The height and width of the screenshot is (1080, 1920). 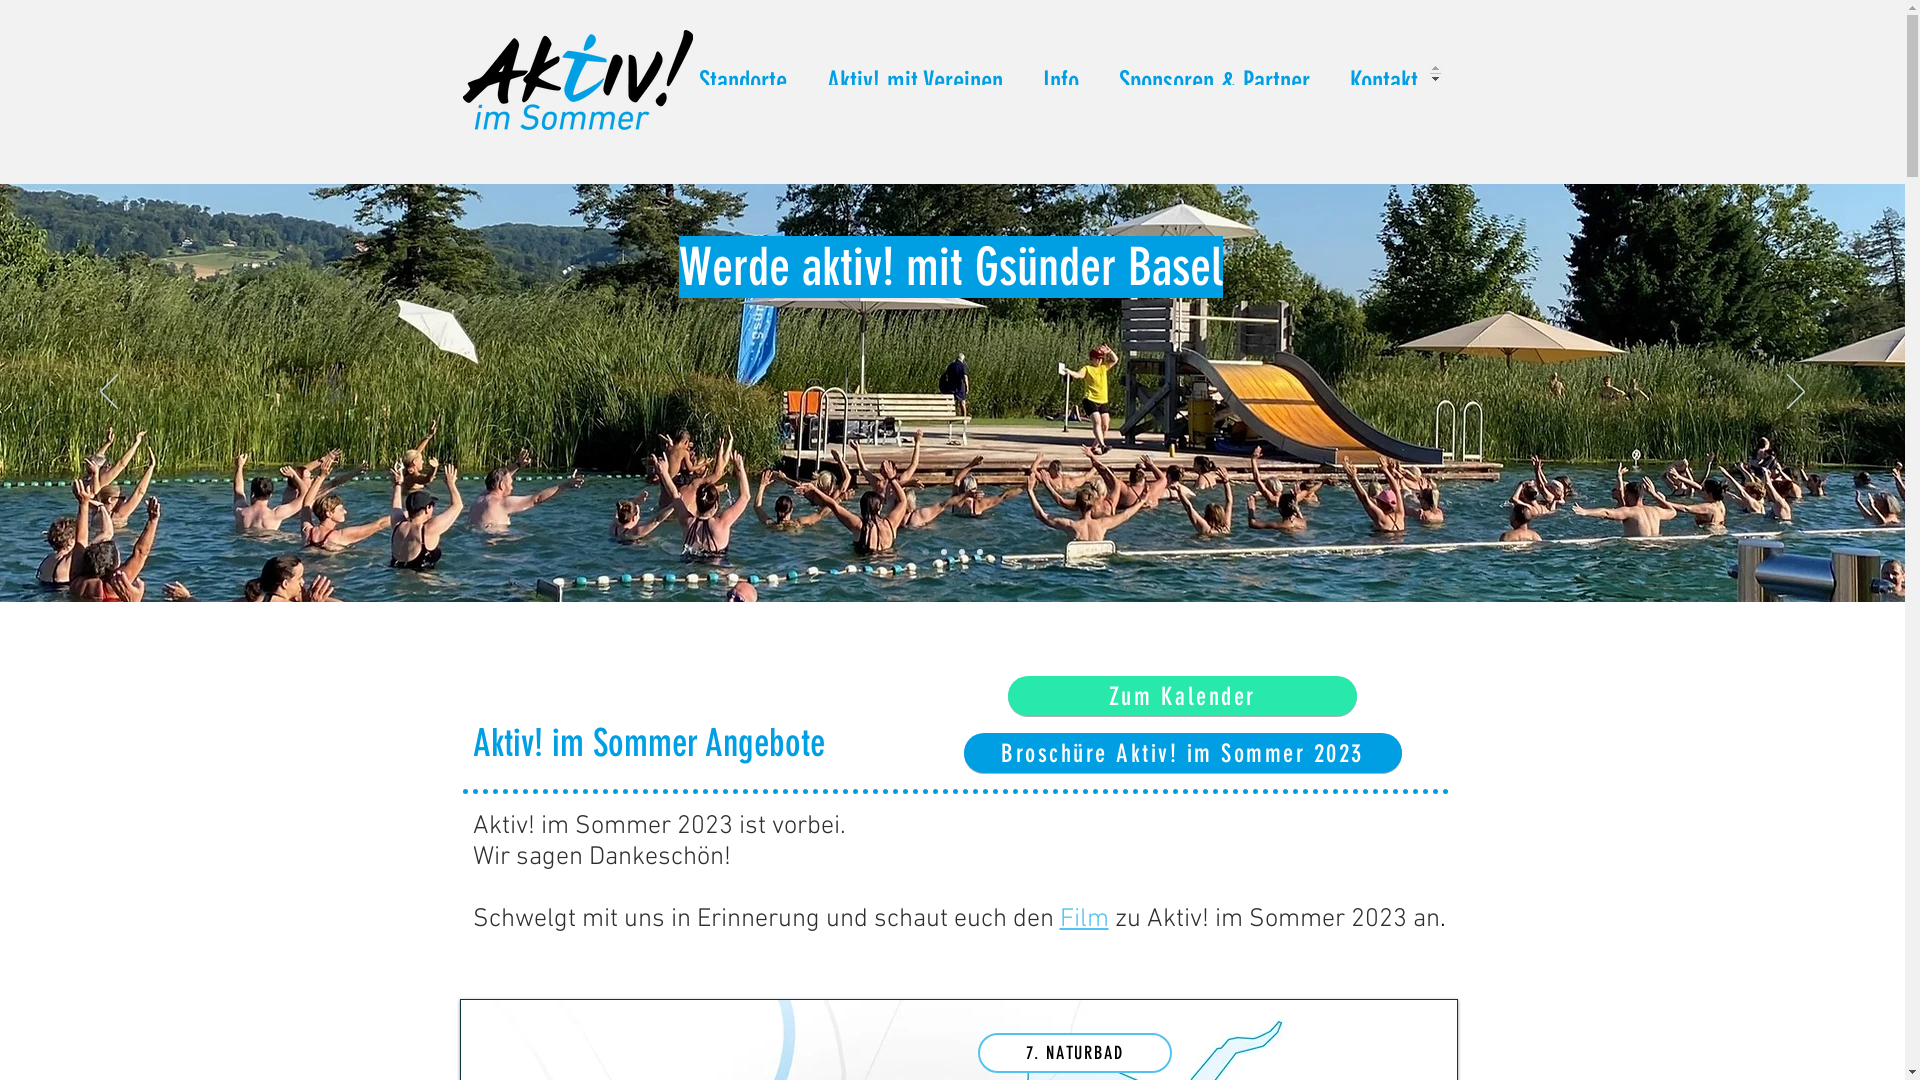 What do you see at coordinates (1329, 72) in the screenshot?
I see `'Kontakt'` at bounding box center [1329, 72].